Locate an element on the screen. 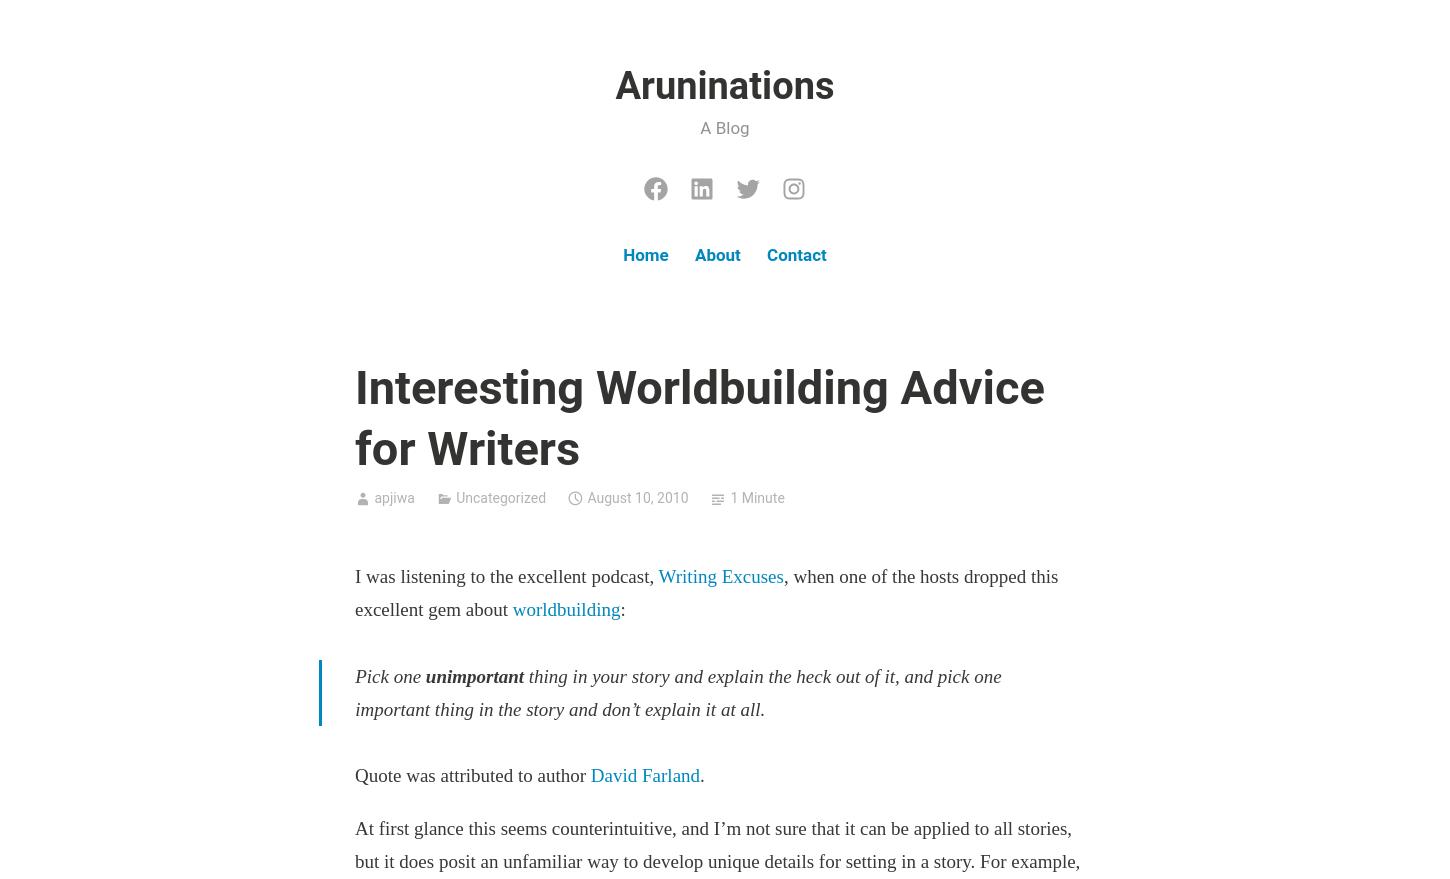  'thing in your story and explain the heck out of it, and pick one important thing in the story and don’t explain it at all.' is located at coordinates (677, 692).